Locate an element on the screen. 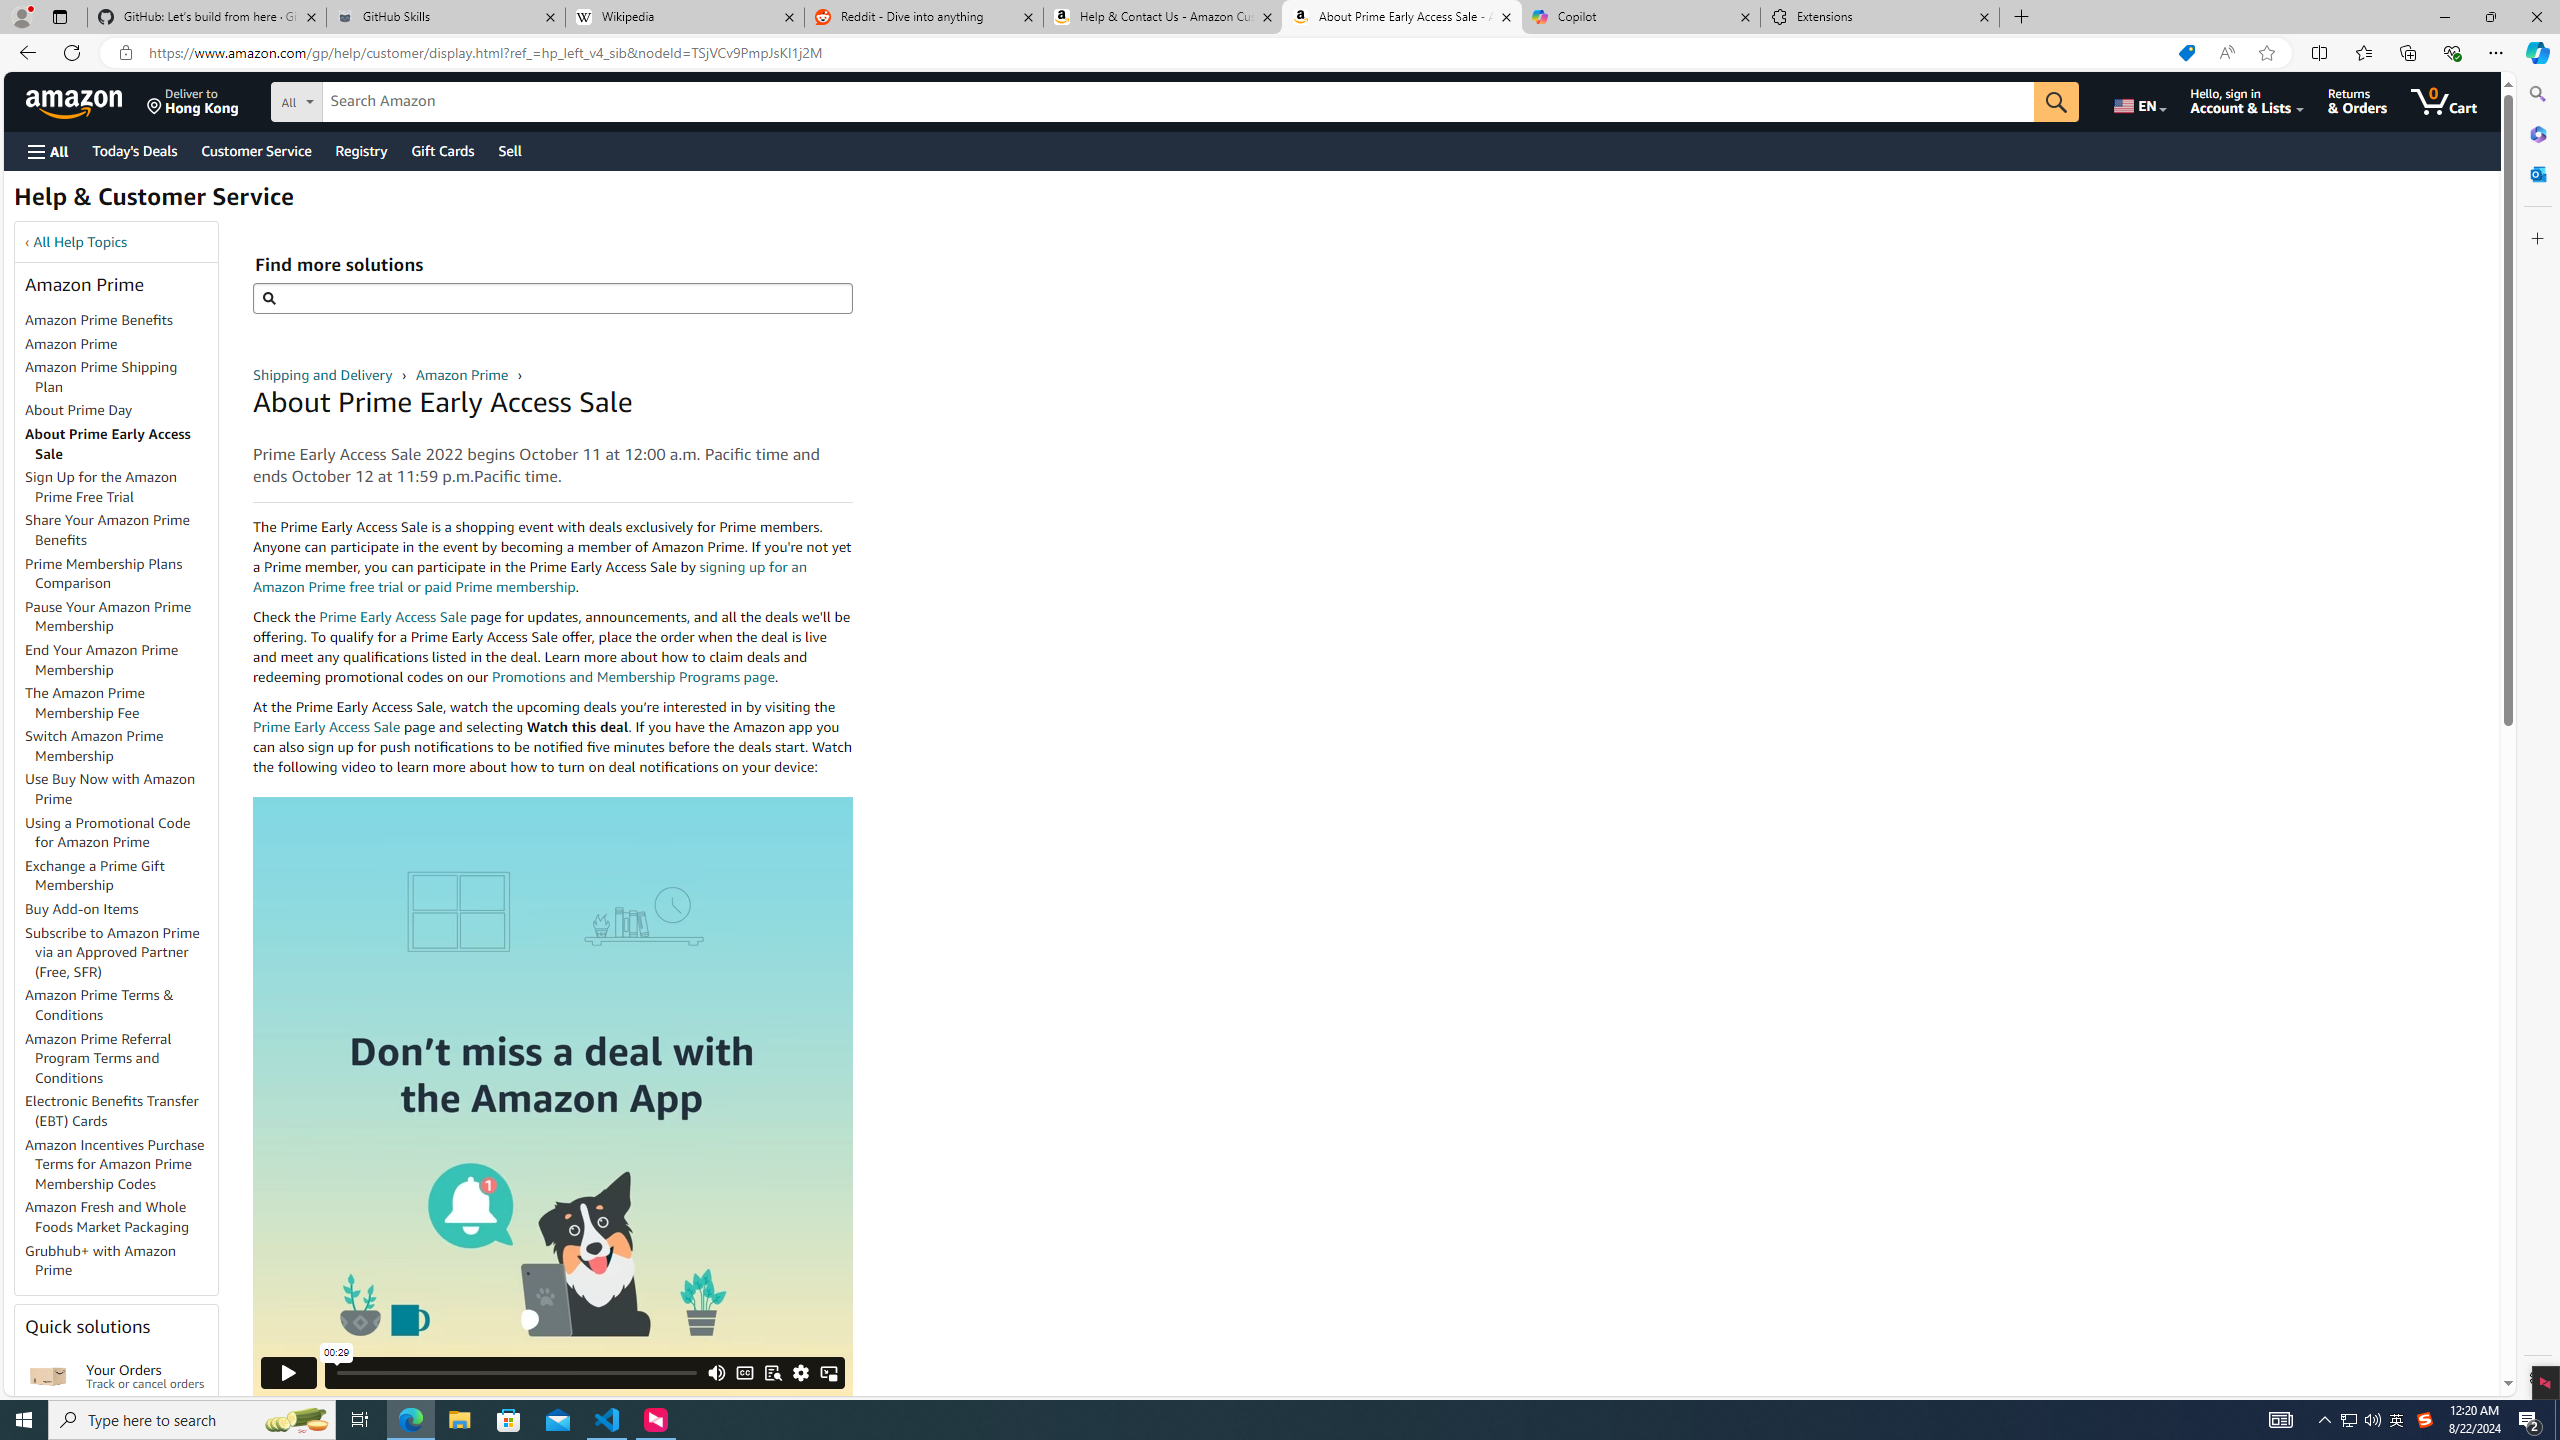  'Electronic Benefits Transfer (EBT) Cards' is located at coordinates (121, 1110).